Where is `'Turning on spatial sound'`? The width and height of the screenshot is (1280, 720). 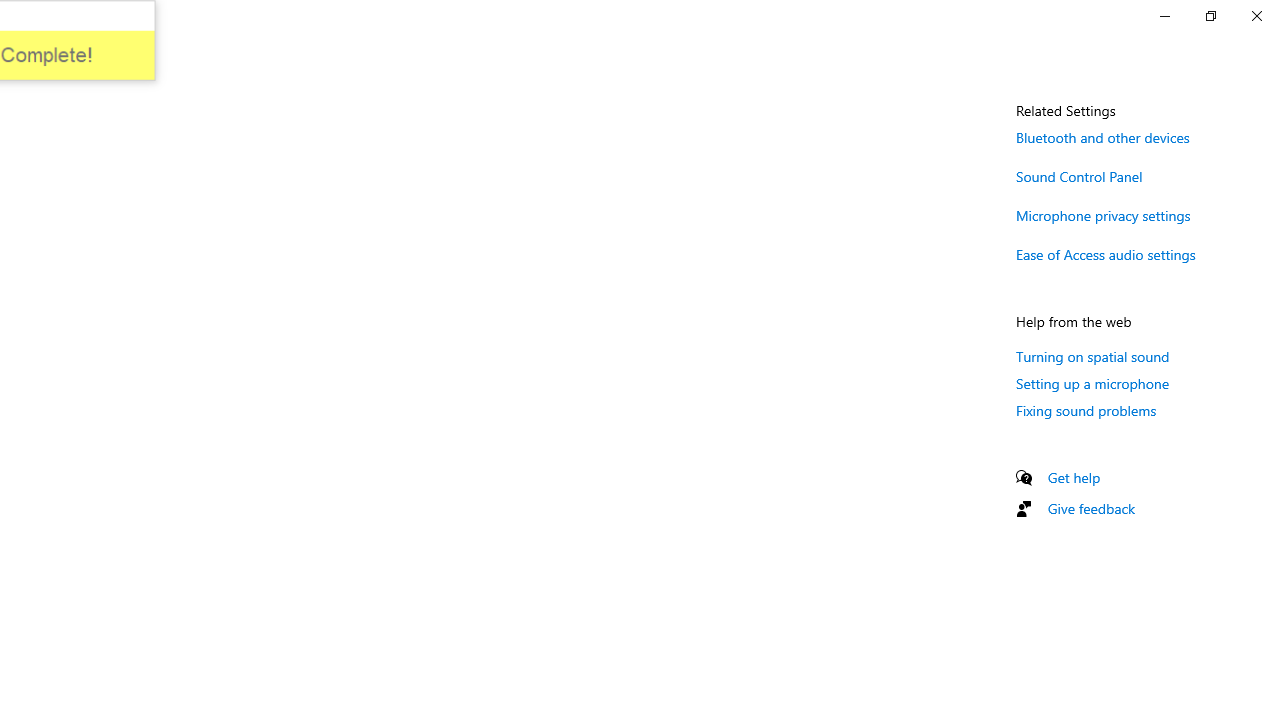 'Turning on spatial sound' is located at coordinates (1092, 355).